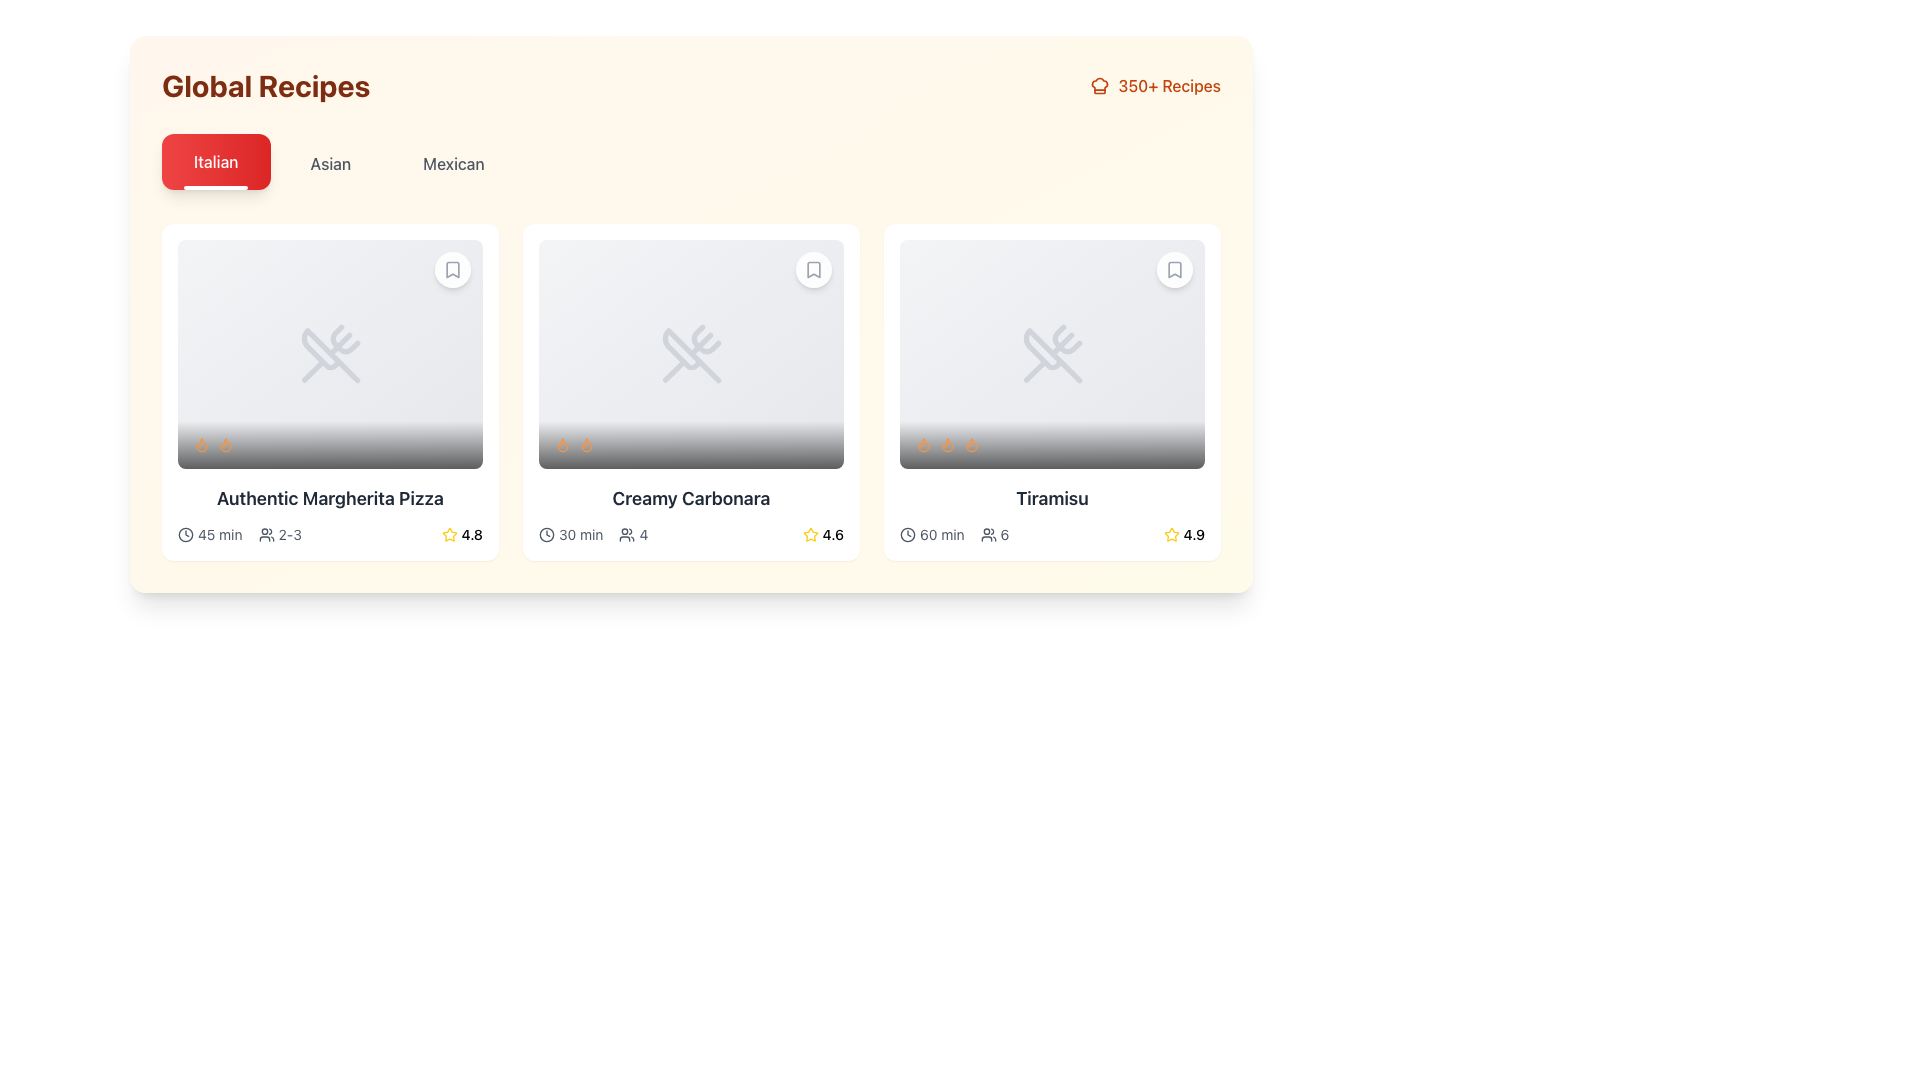 This screenshot has height=1080, width=1920. I want to click on the user/group icon with a minimalistic design, positioned before the text '2-3' in the recipe card's additional information area, so click(265, 533).